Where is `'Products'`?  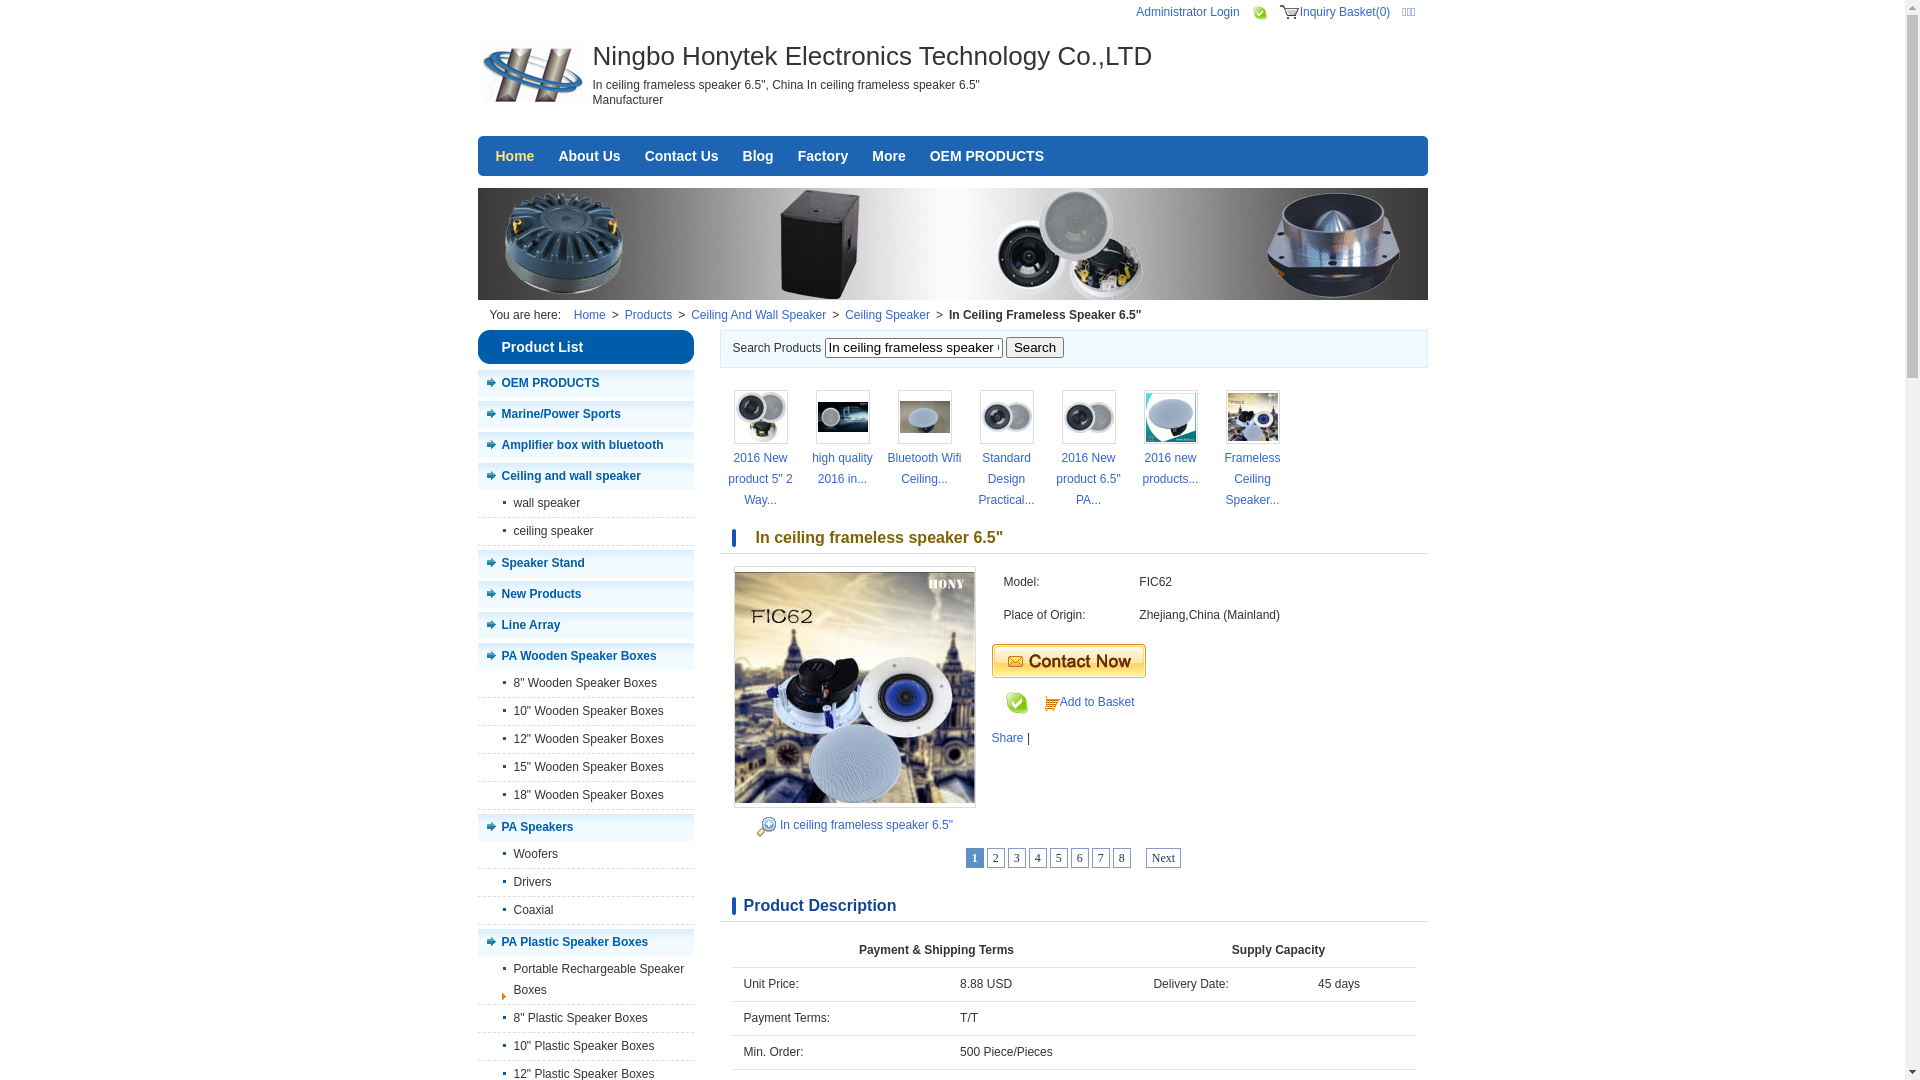 'Products' is located at coordinates (648, 315).